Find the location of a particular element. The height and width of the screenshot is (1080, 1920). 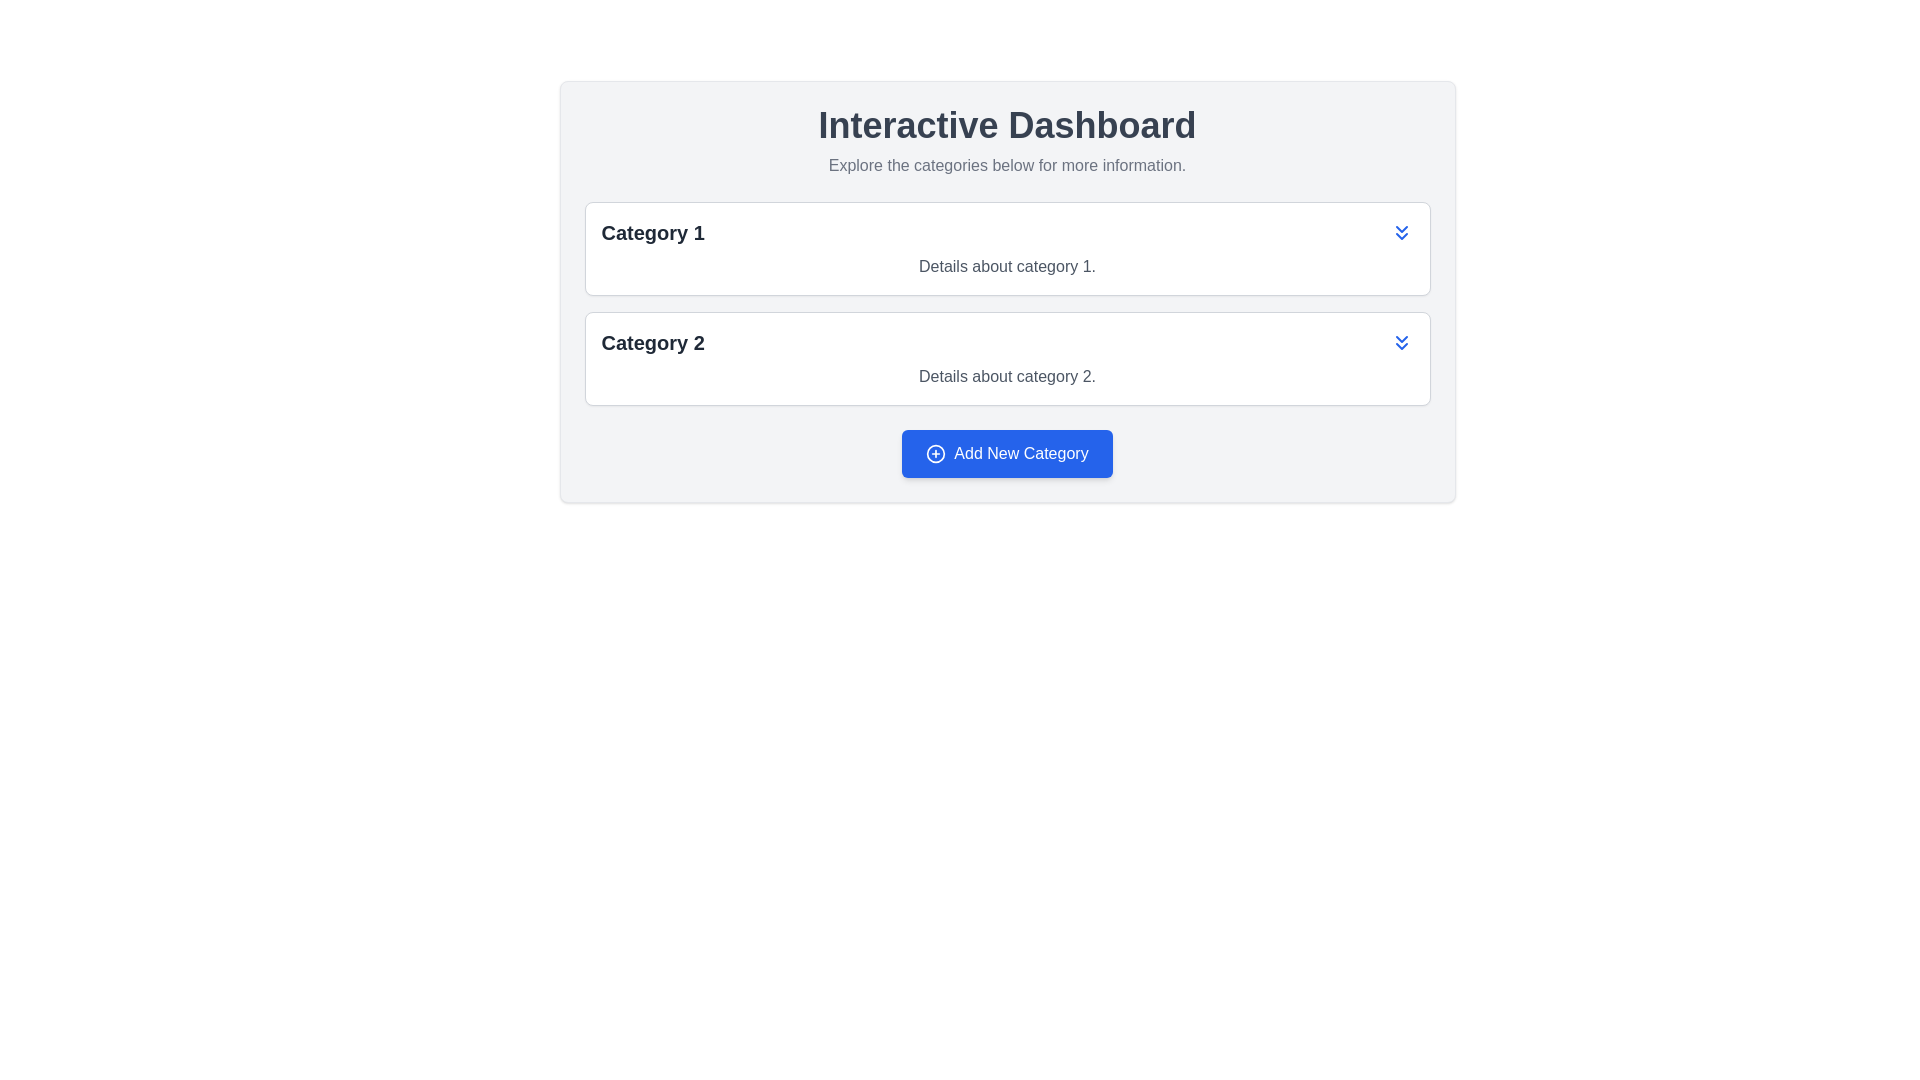

the blue rectangular button labeled 'Add New Category' with a white plus icon is located at coordinates (1007, 454).